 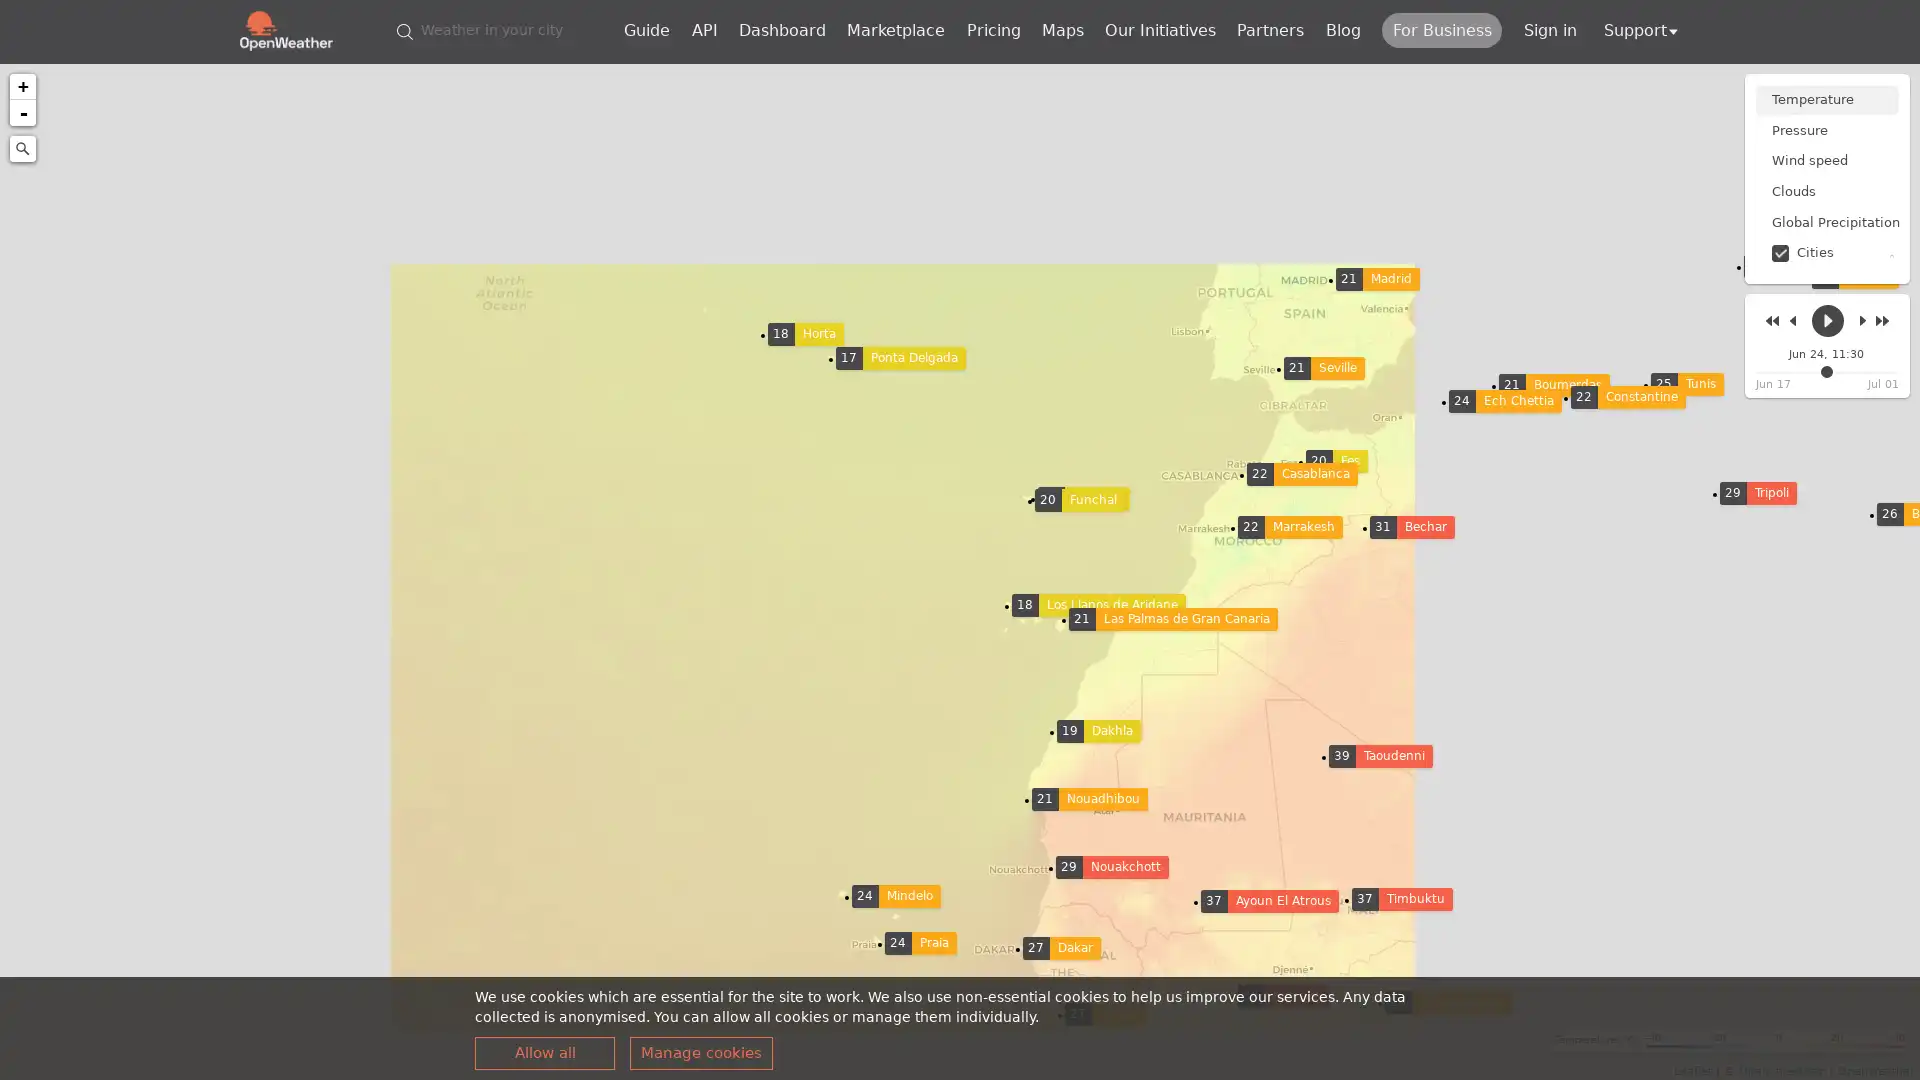 I want to click on Allow all, so click(x=545, y=1052).